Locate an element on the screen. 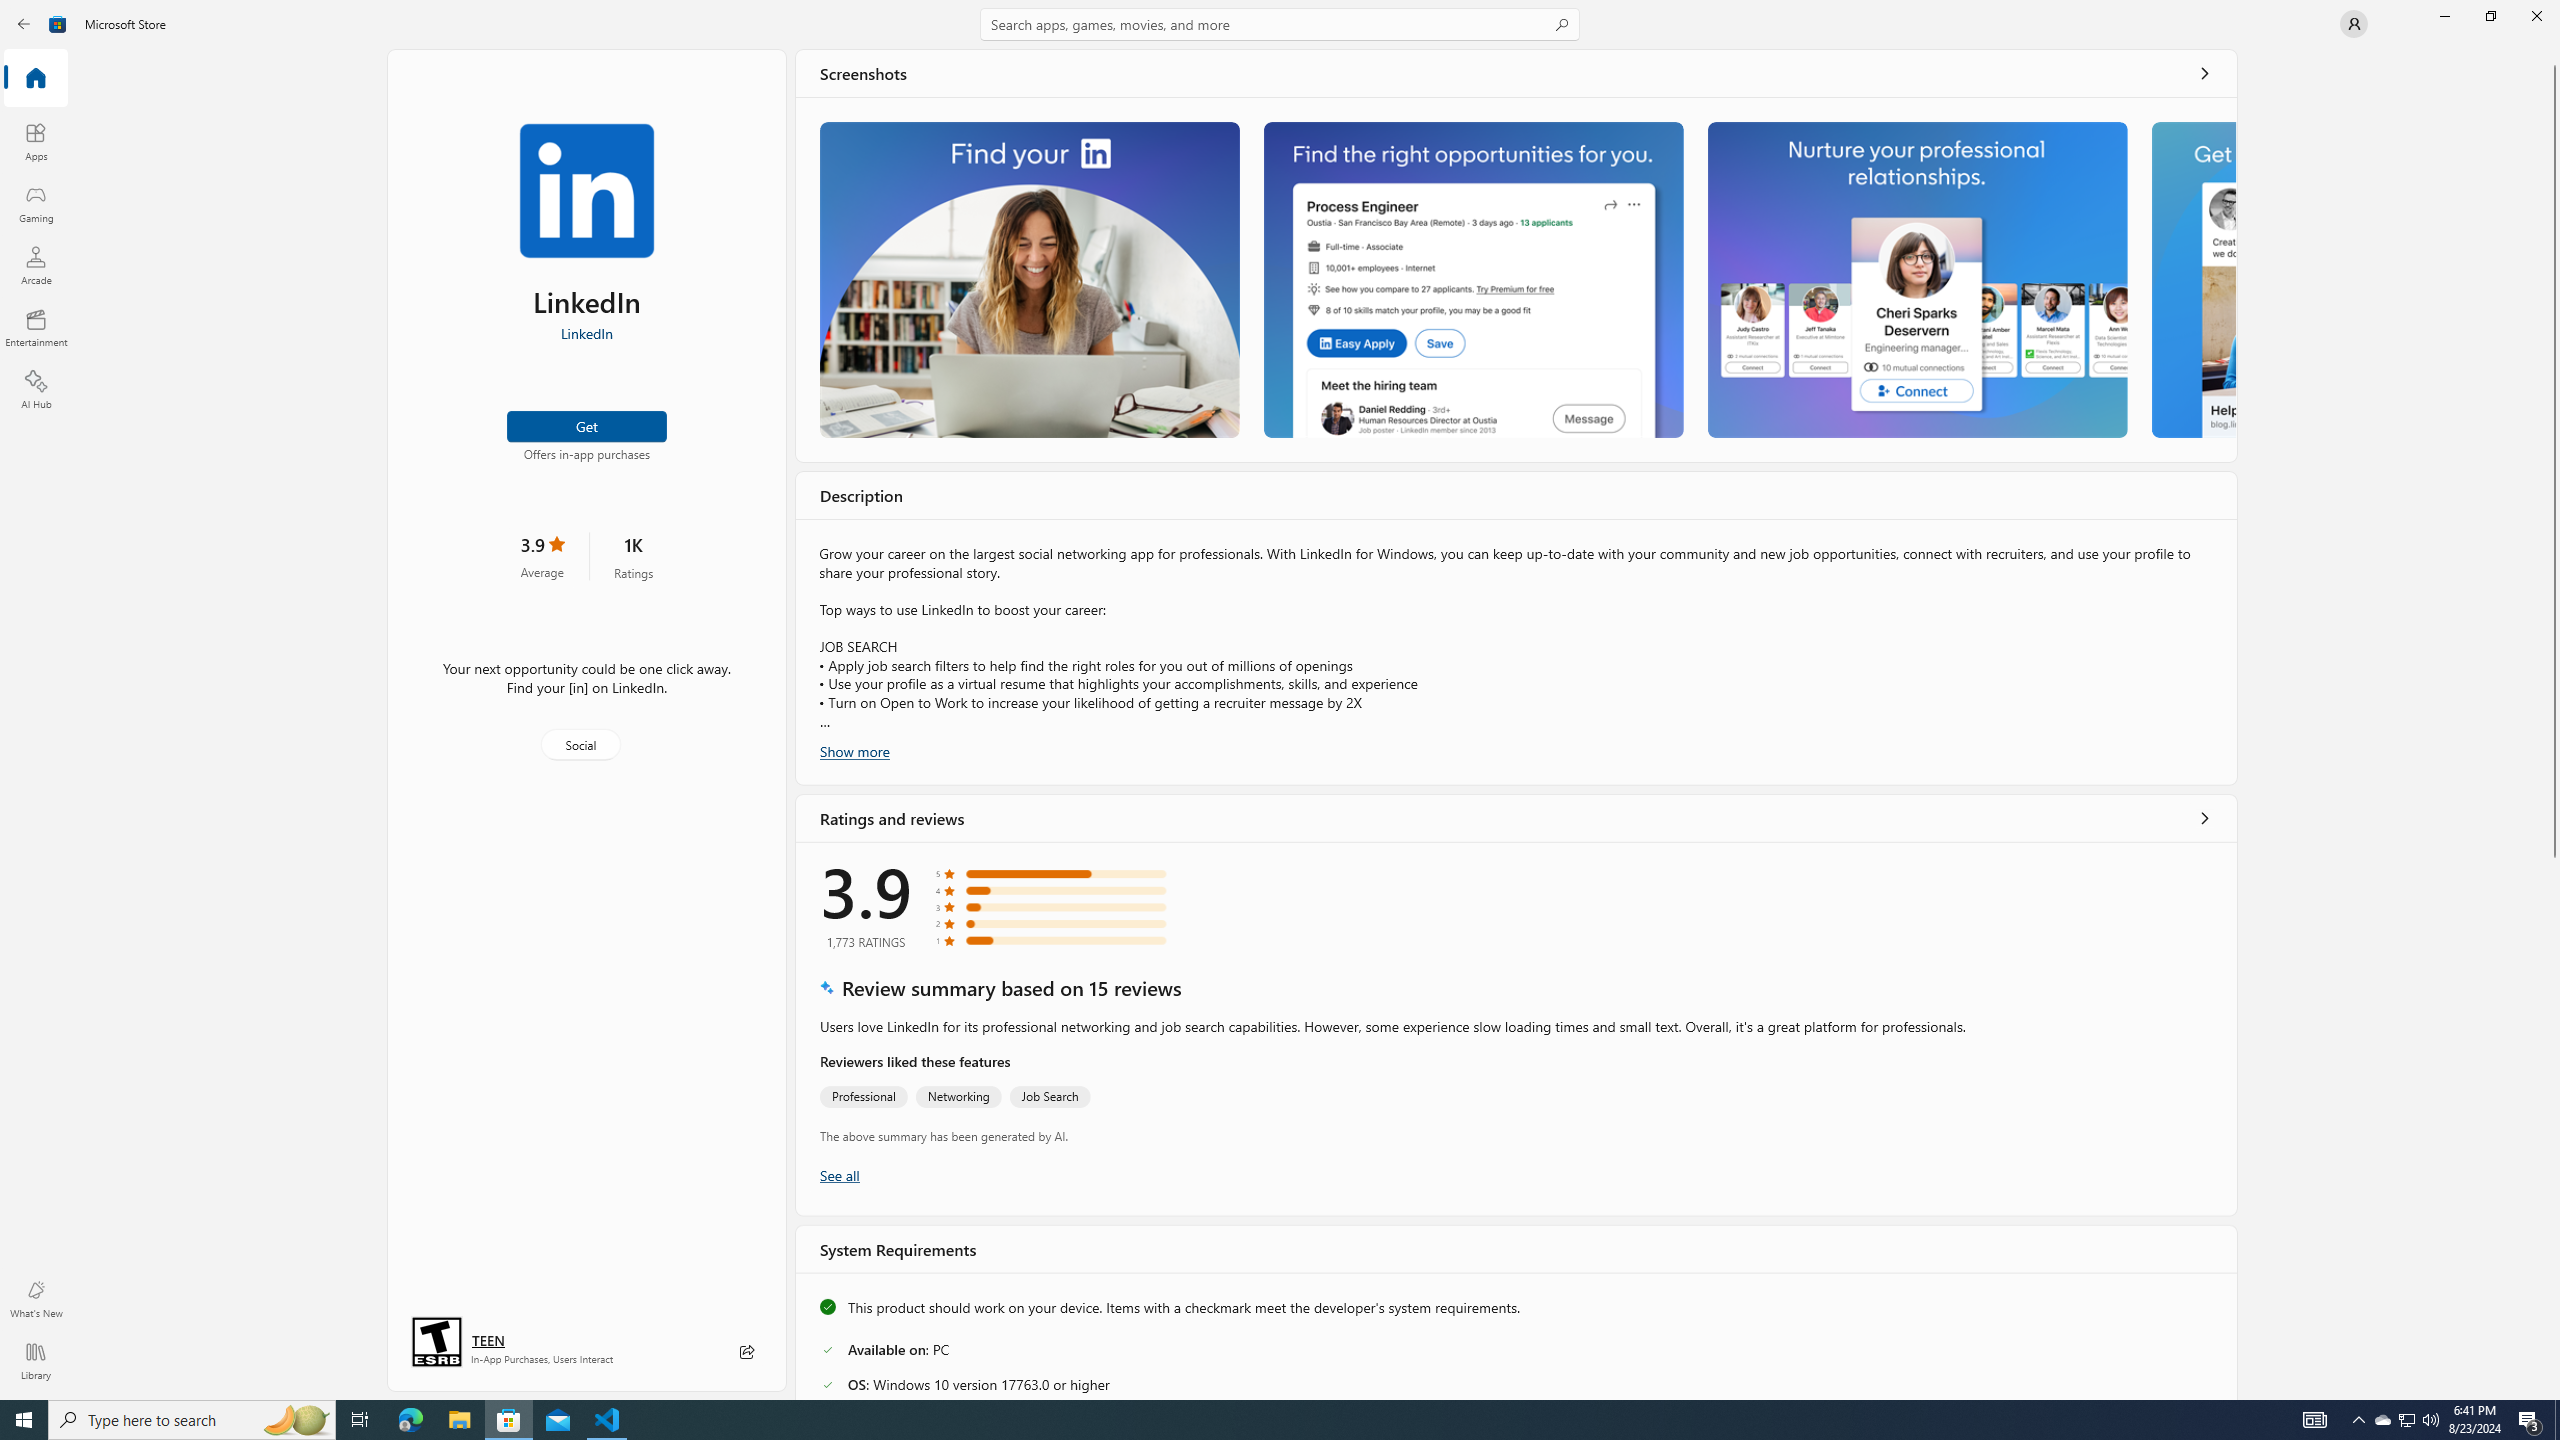 The width and height of the screenshot is (2560, 1440). '3.9 stars. Click to skip to ratings and reviews' is located at coordinates (541, 555).